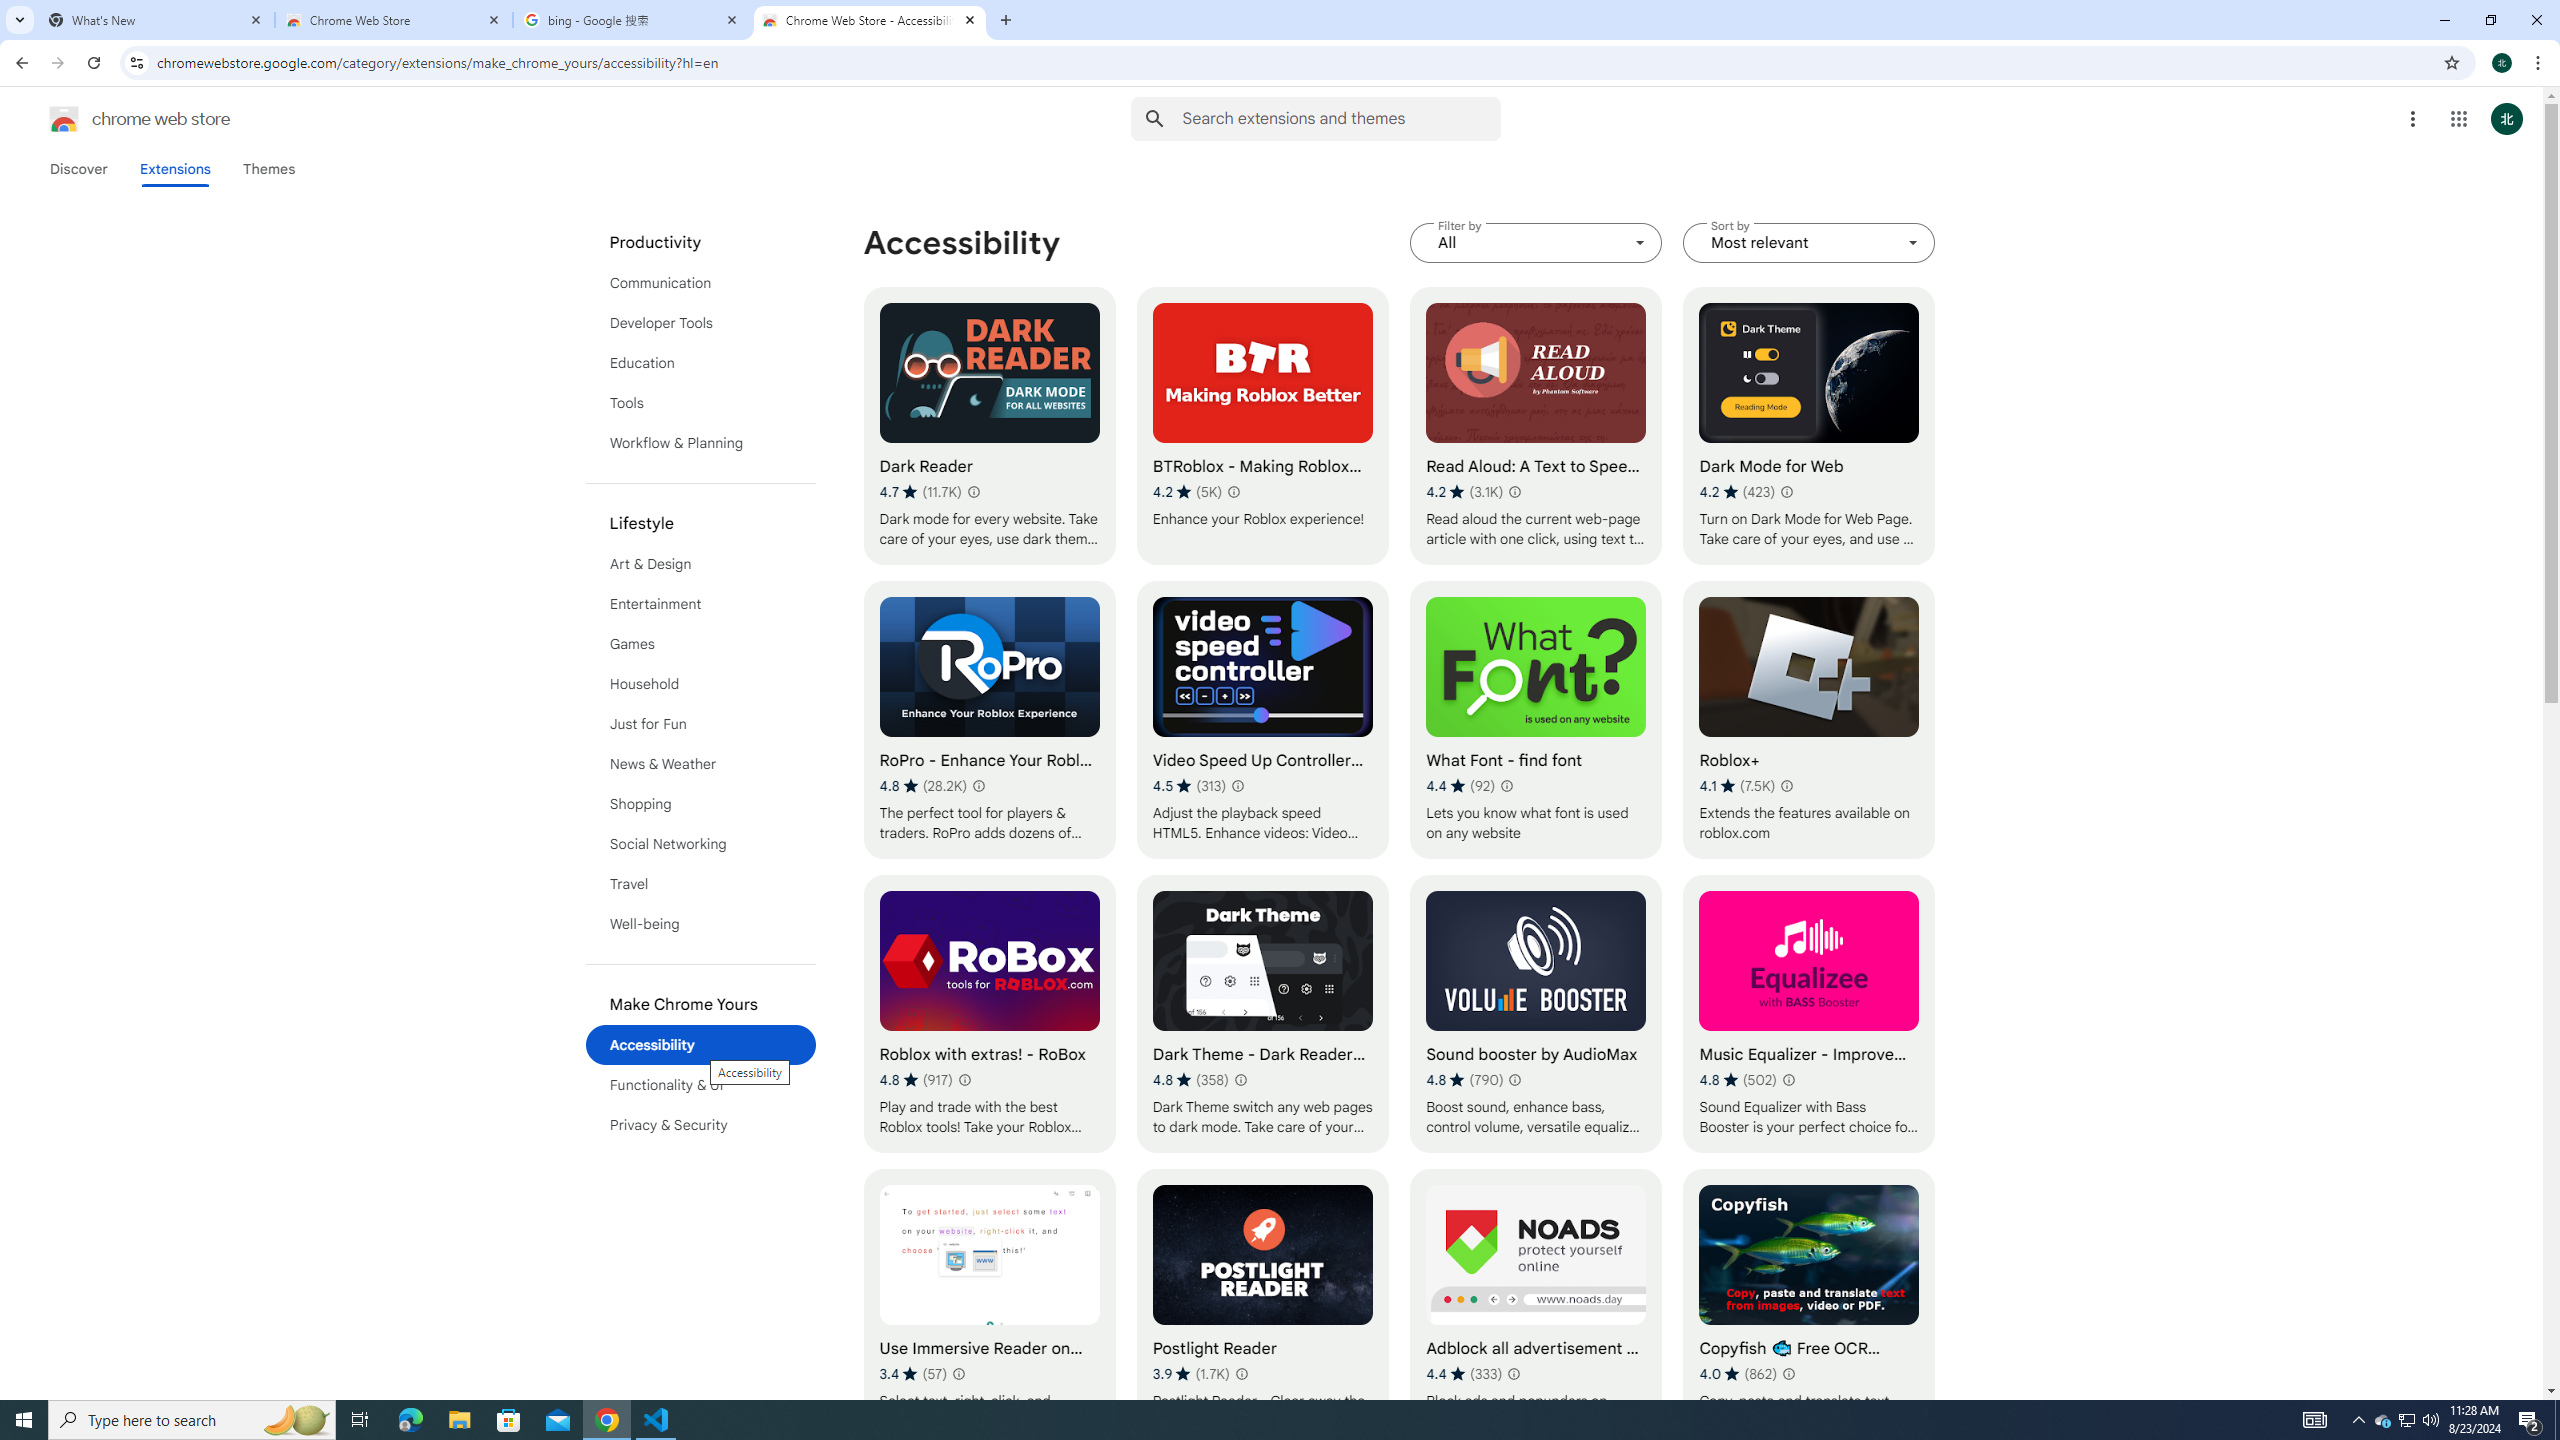 This screenshot has width=2560, height=1440. I want to click on 'Learn more about results and reviews "Dark Reader"', so click(971, 490).